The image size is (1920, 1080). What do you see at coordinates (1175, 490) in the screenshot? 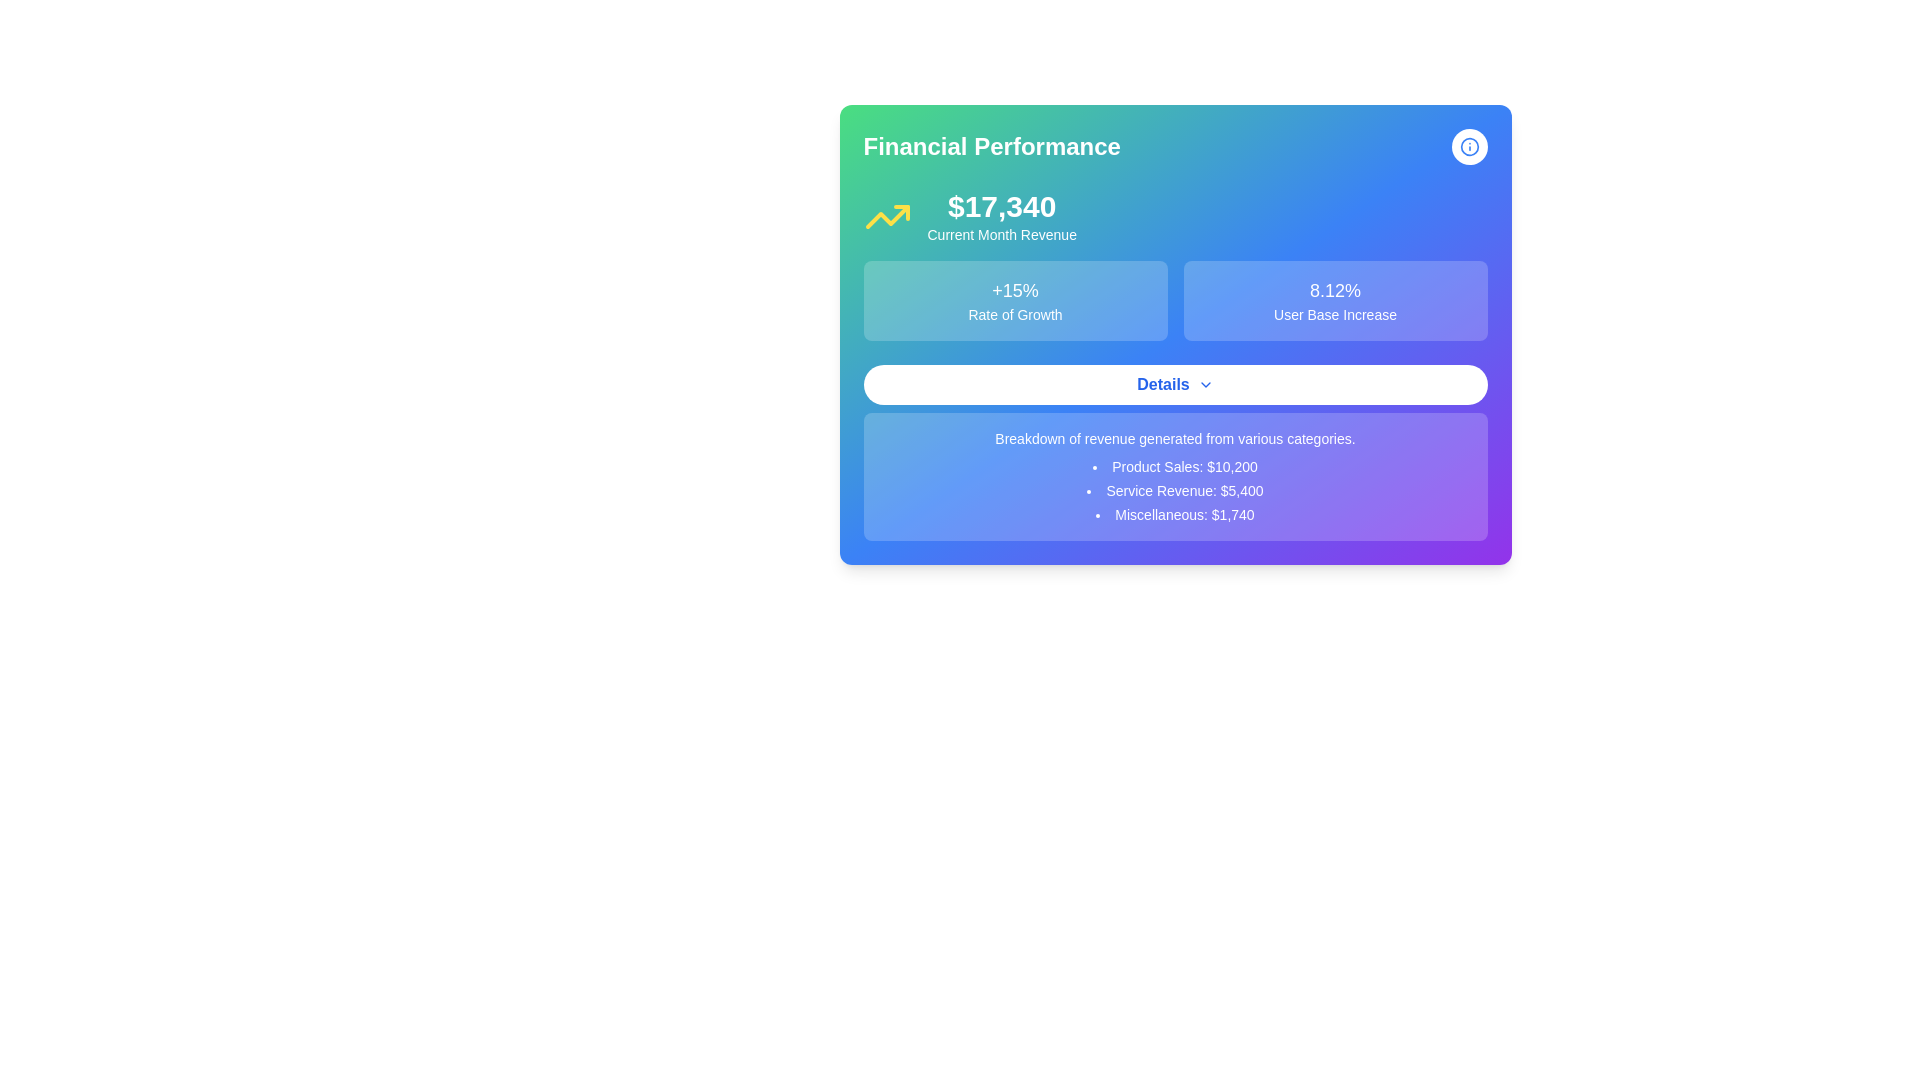
I see `the bulleted list detailing revenue breakdowns, which includes items such as 'Product Sales: $10,200', 'Service Revenue: $5,400', and 'Miscellaneous: $1,740'. This list is located in the lower portion of the revenue breakdown card, beneath the heading 'Breakdown of revenue generated from various categories.'` at bounding box center [1175, 490].